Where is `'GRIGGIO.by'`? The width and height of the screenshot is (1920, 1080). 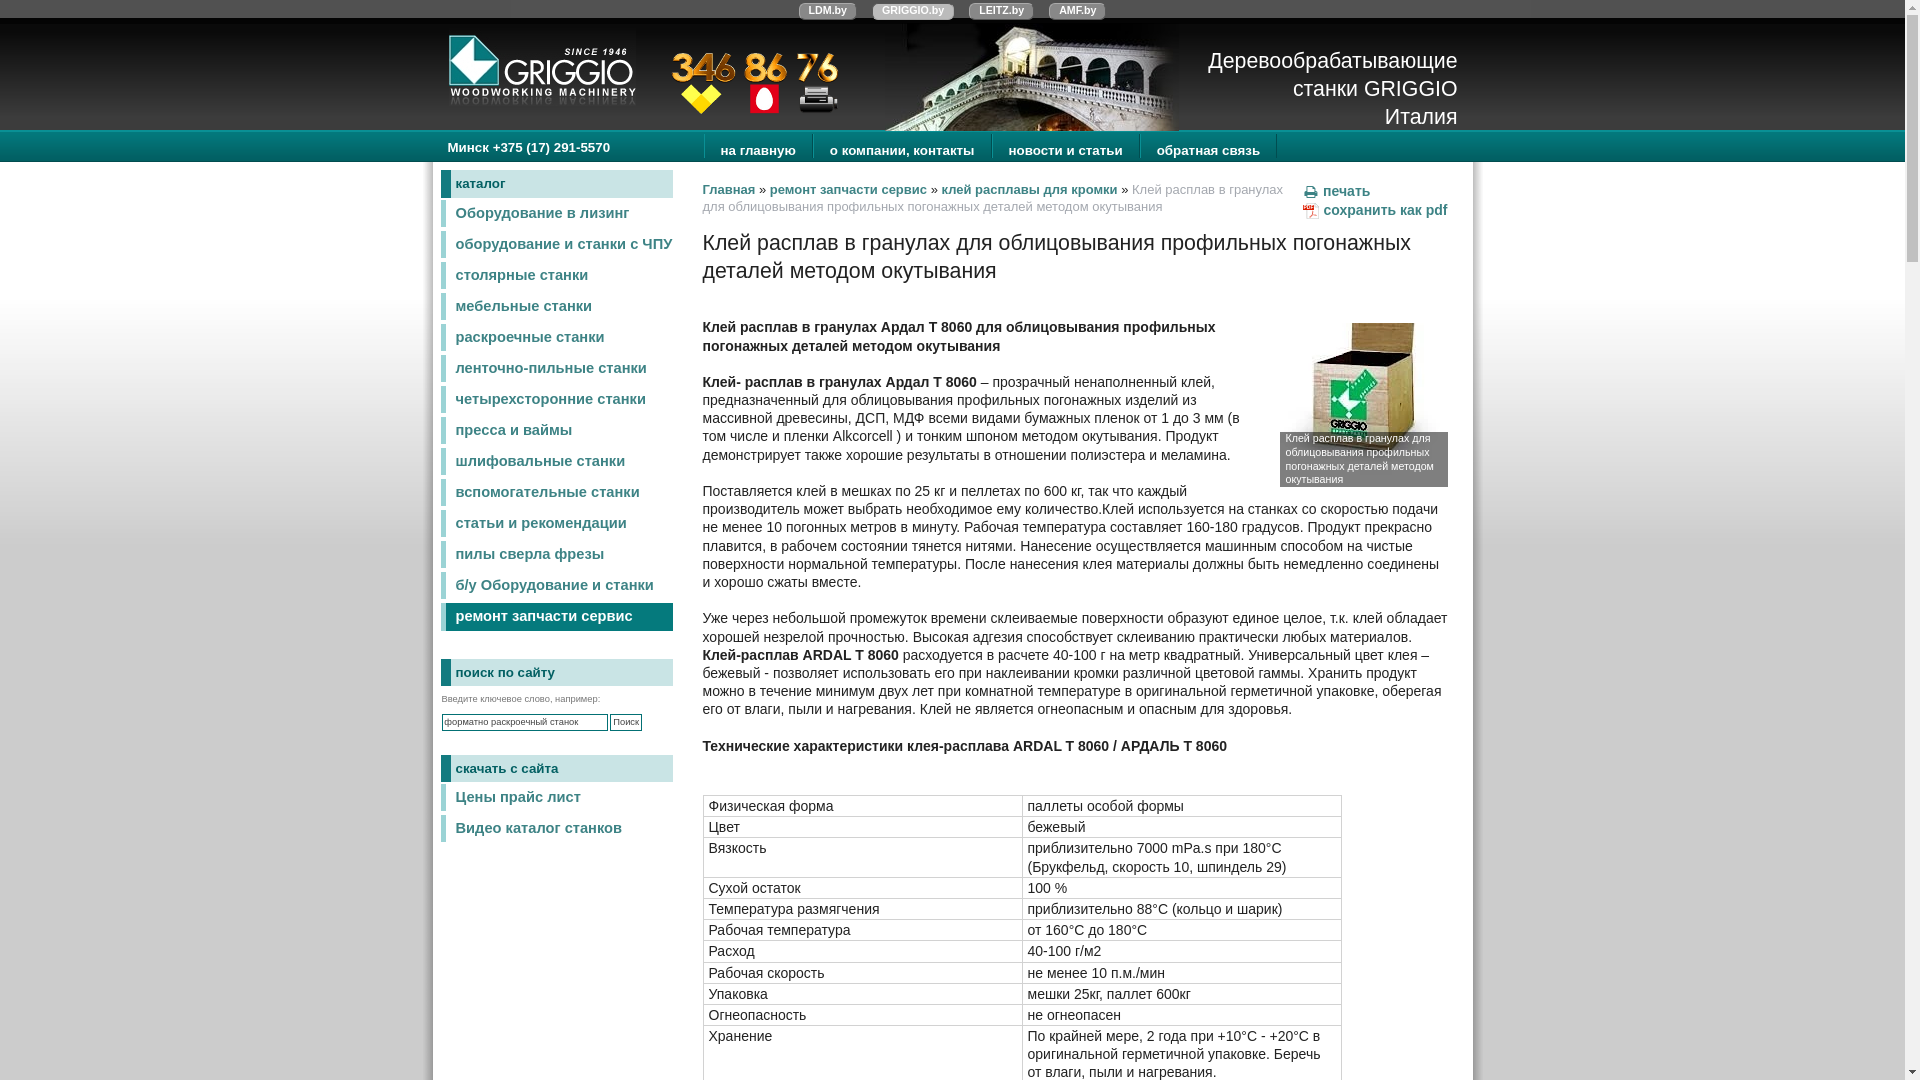
'GRIGGIO.by' is located at coordinates (911, 11).